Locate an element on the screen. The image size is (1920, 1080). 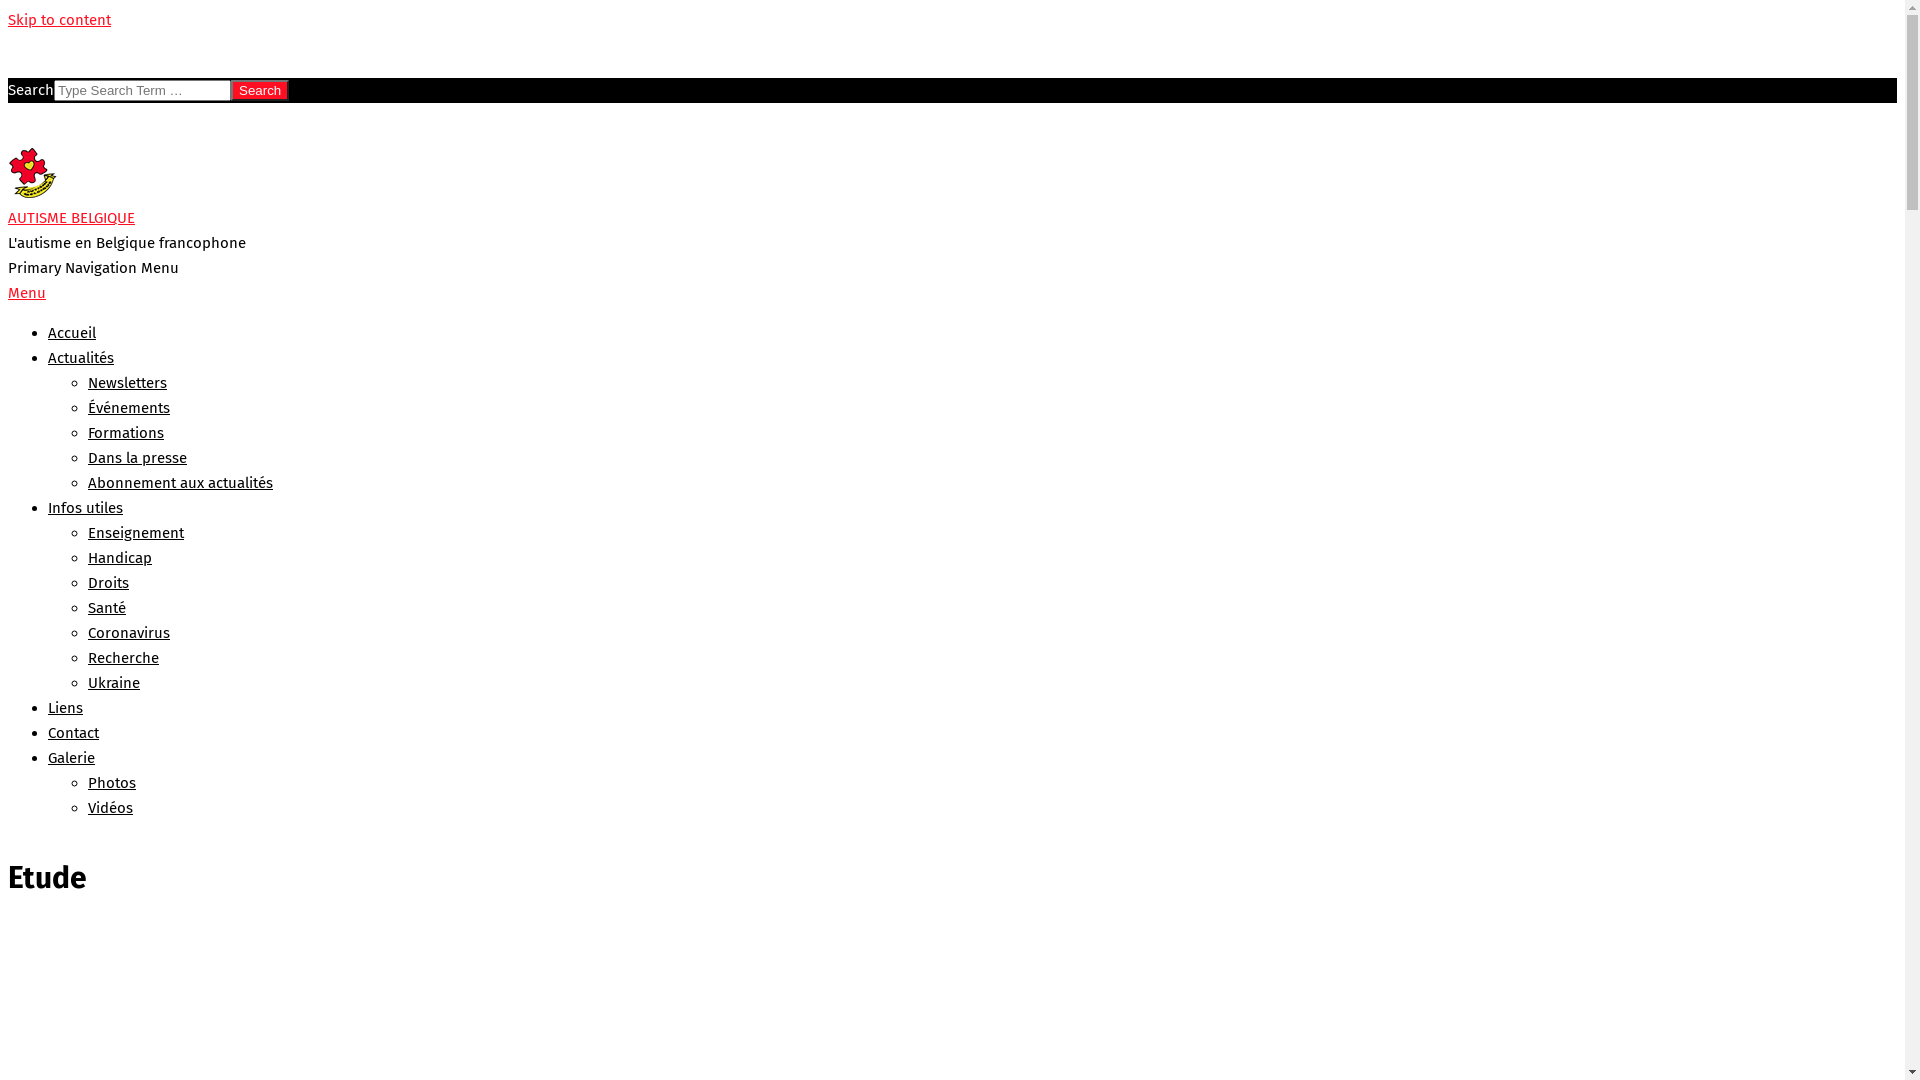
'Photos' is located at coordinates (110, 782).